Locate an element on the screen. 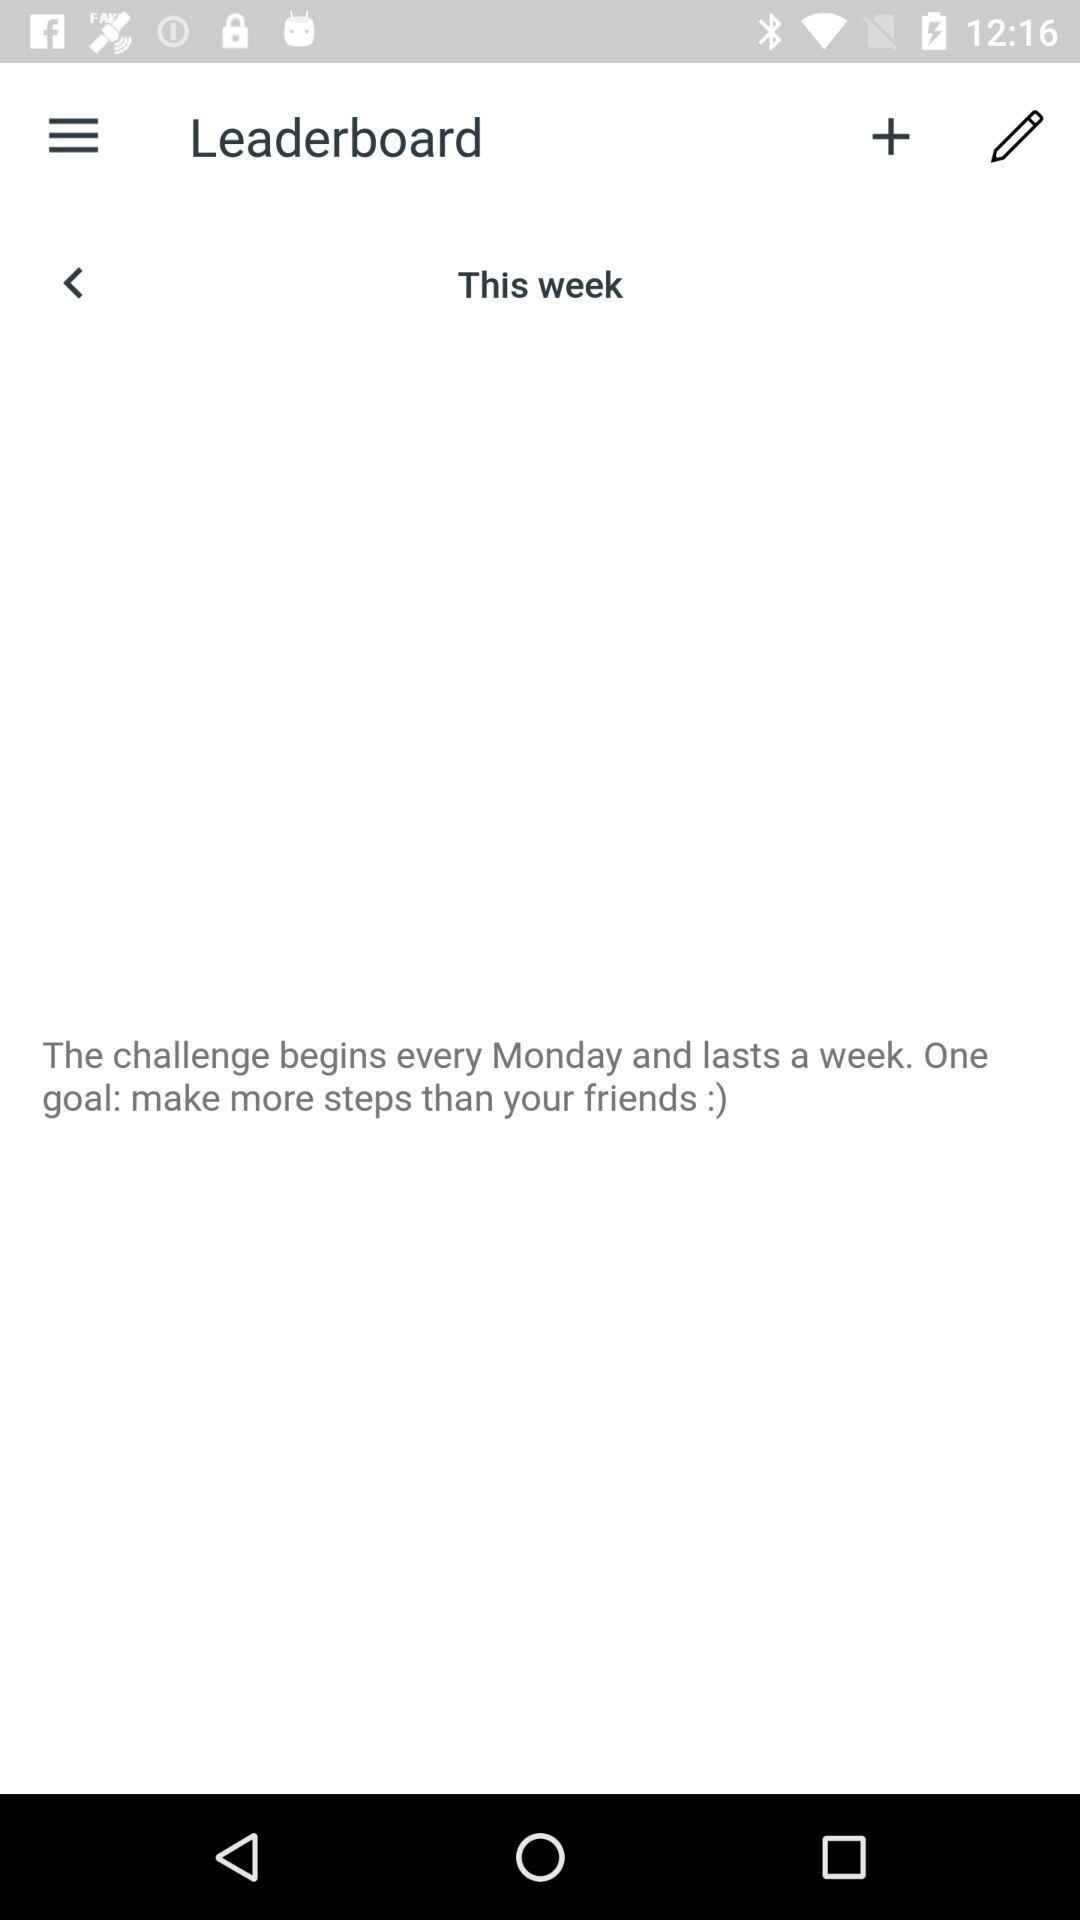 Image resolution: width=1080 pixels, height=1920 pixels. the icon above the the challenge begins item is located at coordinates (1017, 135).